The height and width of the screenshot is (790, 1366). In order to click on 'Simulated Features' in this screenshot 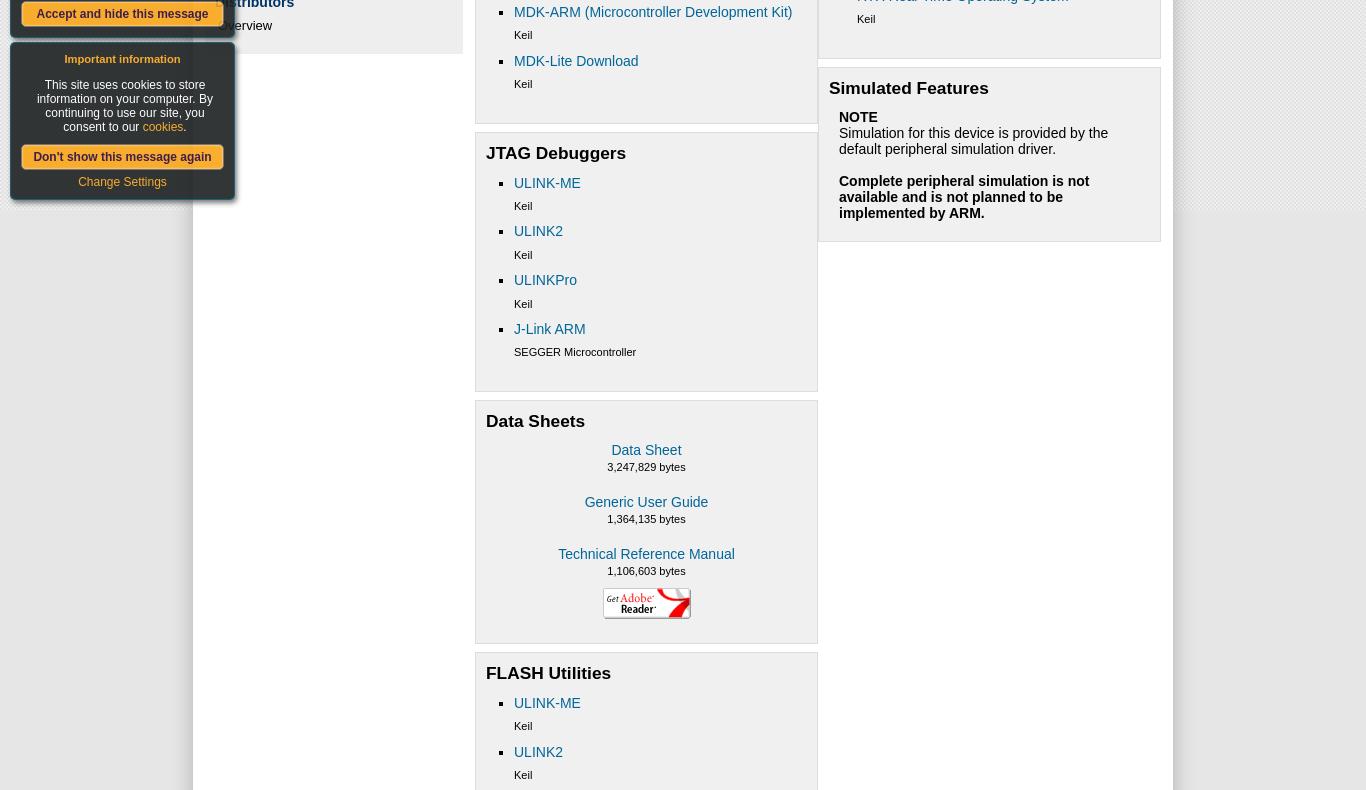, I will do `click(907, 86)`.